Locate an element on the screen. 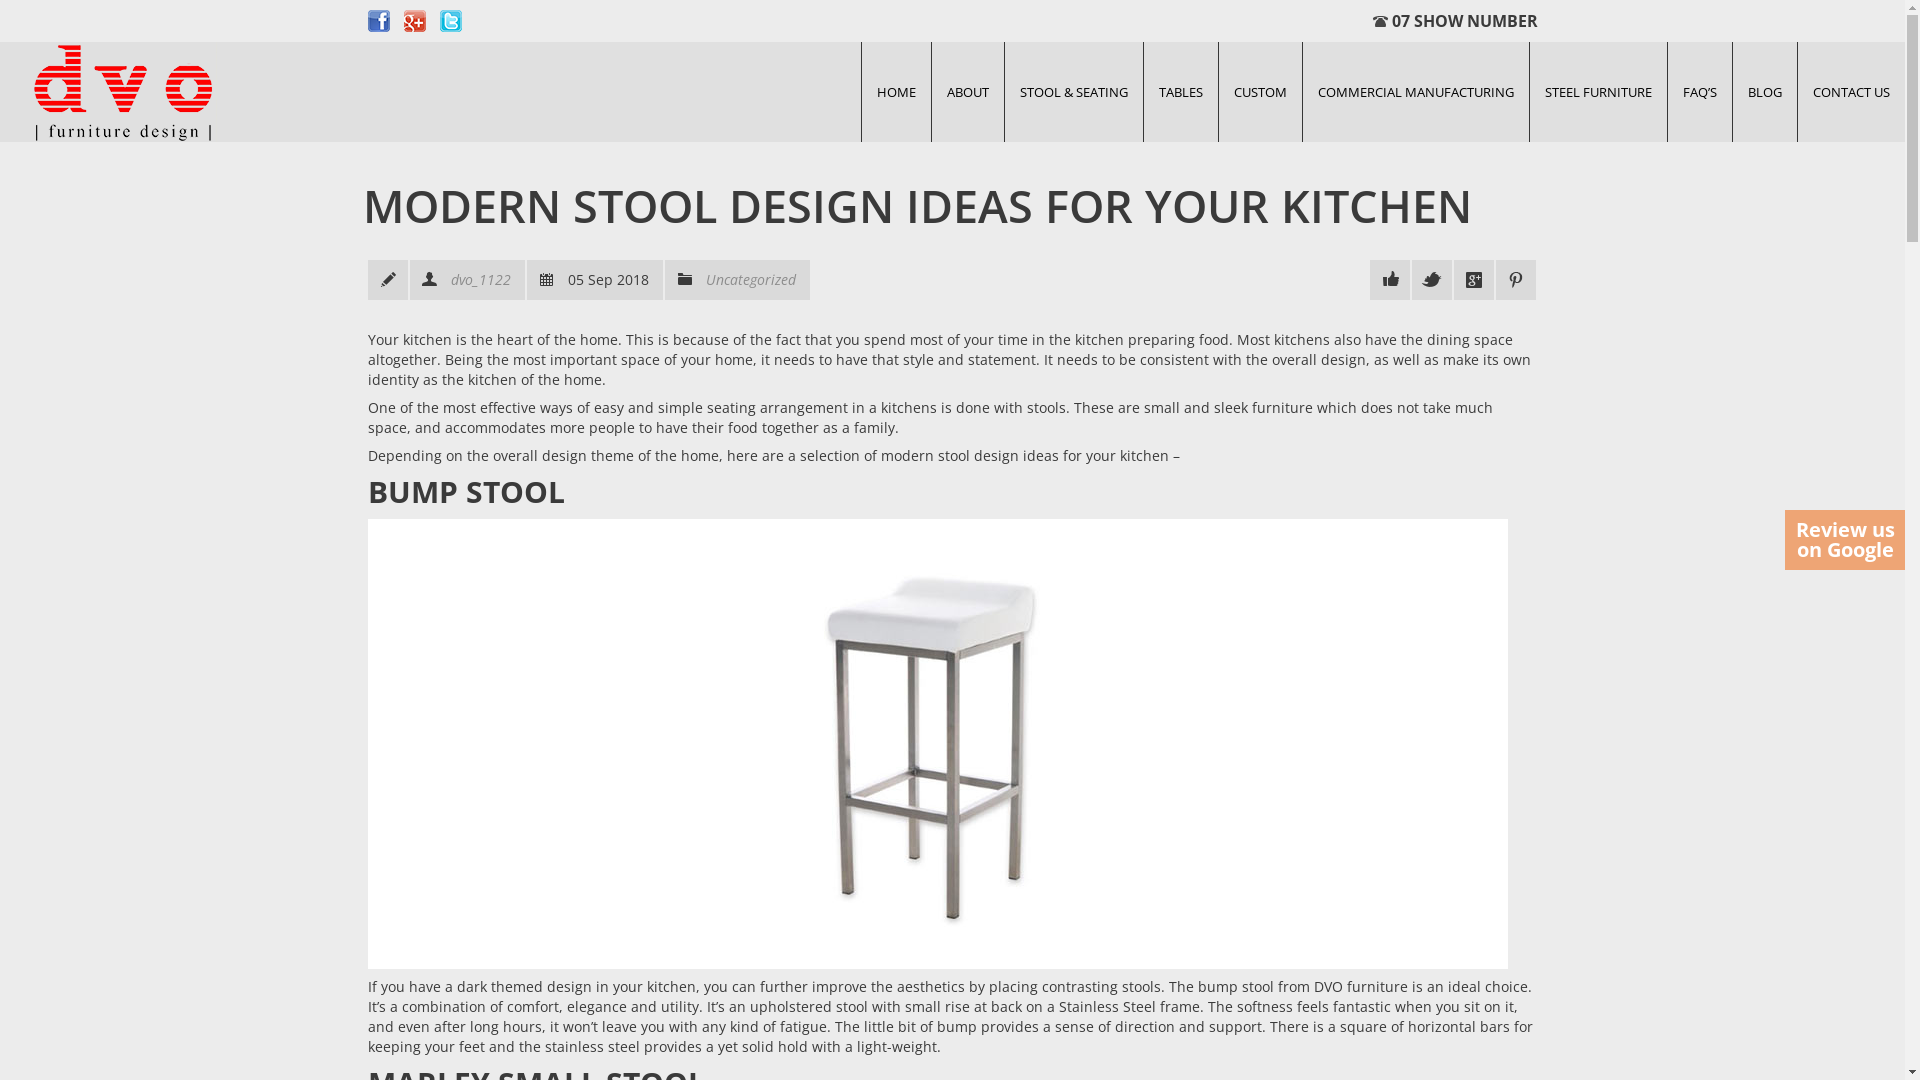 Image resolution: width=1920 pixels, height=1080 pixels. 'Uncategorized' is located at coordinates (749, 279).